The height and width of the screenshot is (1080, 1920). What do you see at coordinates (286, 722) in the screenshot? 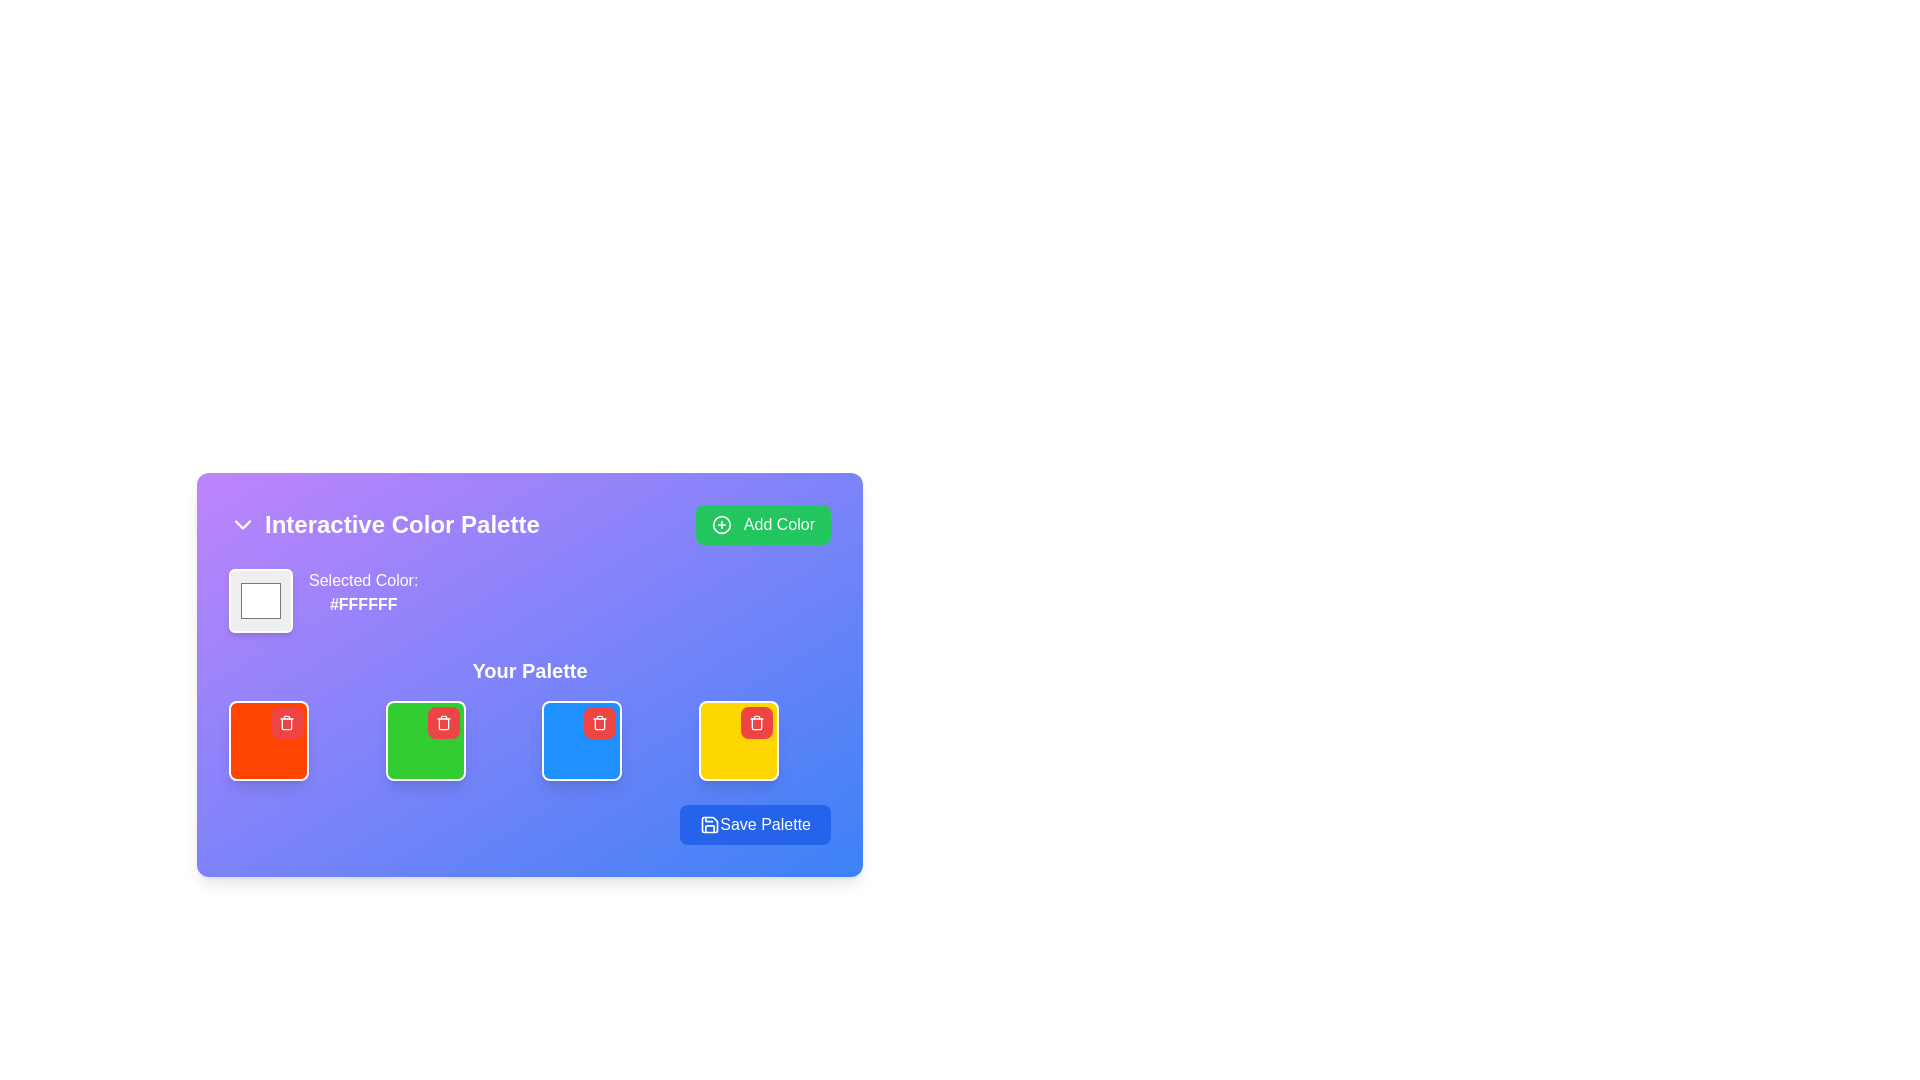
I see `the delete icon located in the top-right corner of the red-colored tile in 'Your Palette' using keyboard navigation` at bounding box center [286, 722].